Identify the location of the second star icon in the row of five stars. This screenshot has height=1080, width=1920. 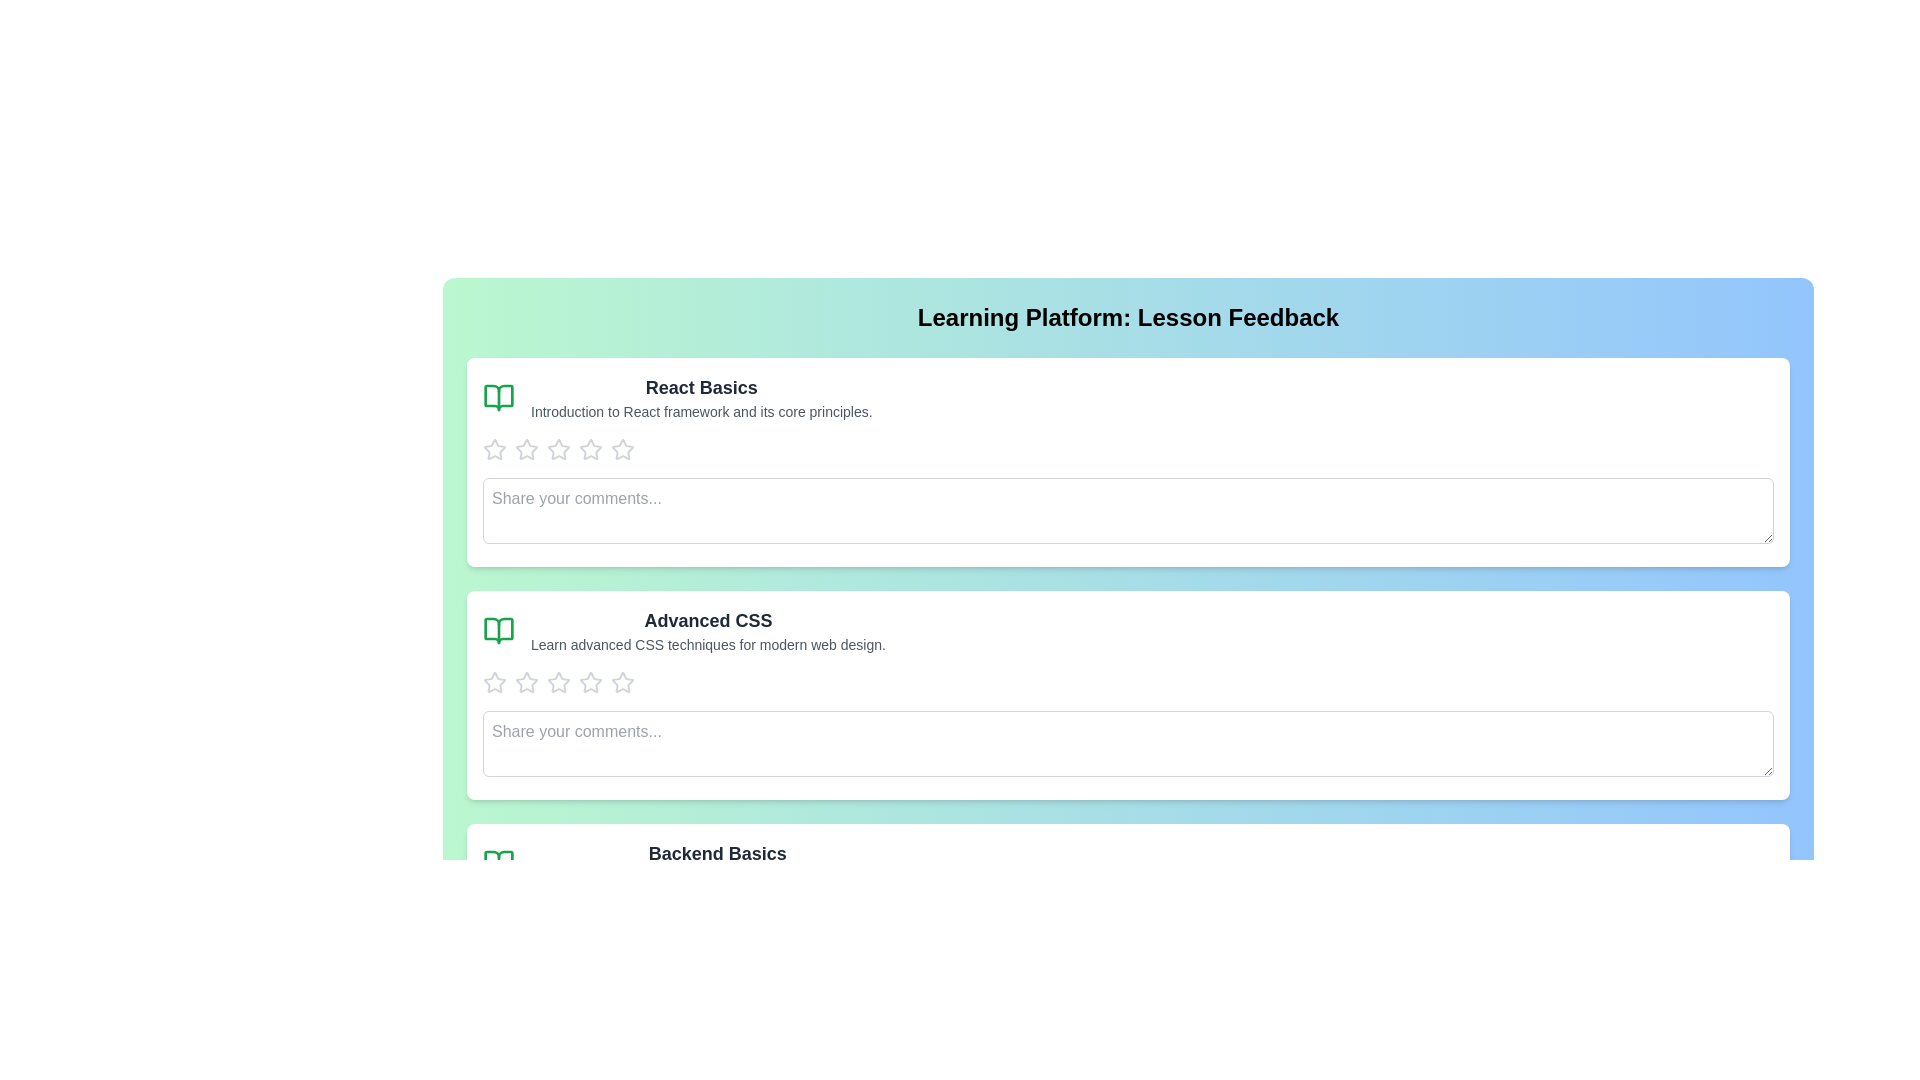
(589, 681).